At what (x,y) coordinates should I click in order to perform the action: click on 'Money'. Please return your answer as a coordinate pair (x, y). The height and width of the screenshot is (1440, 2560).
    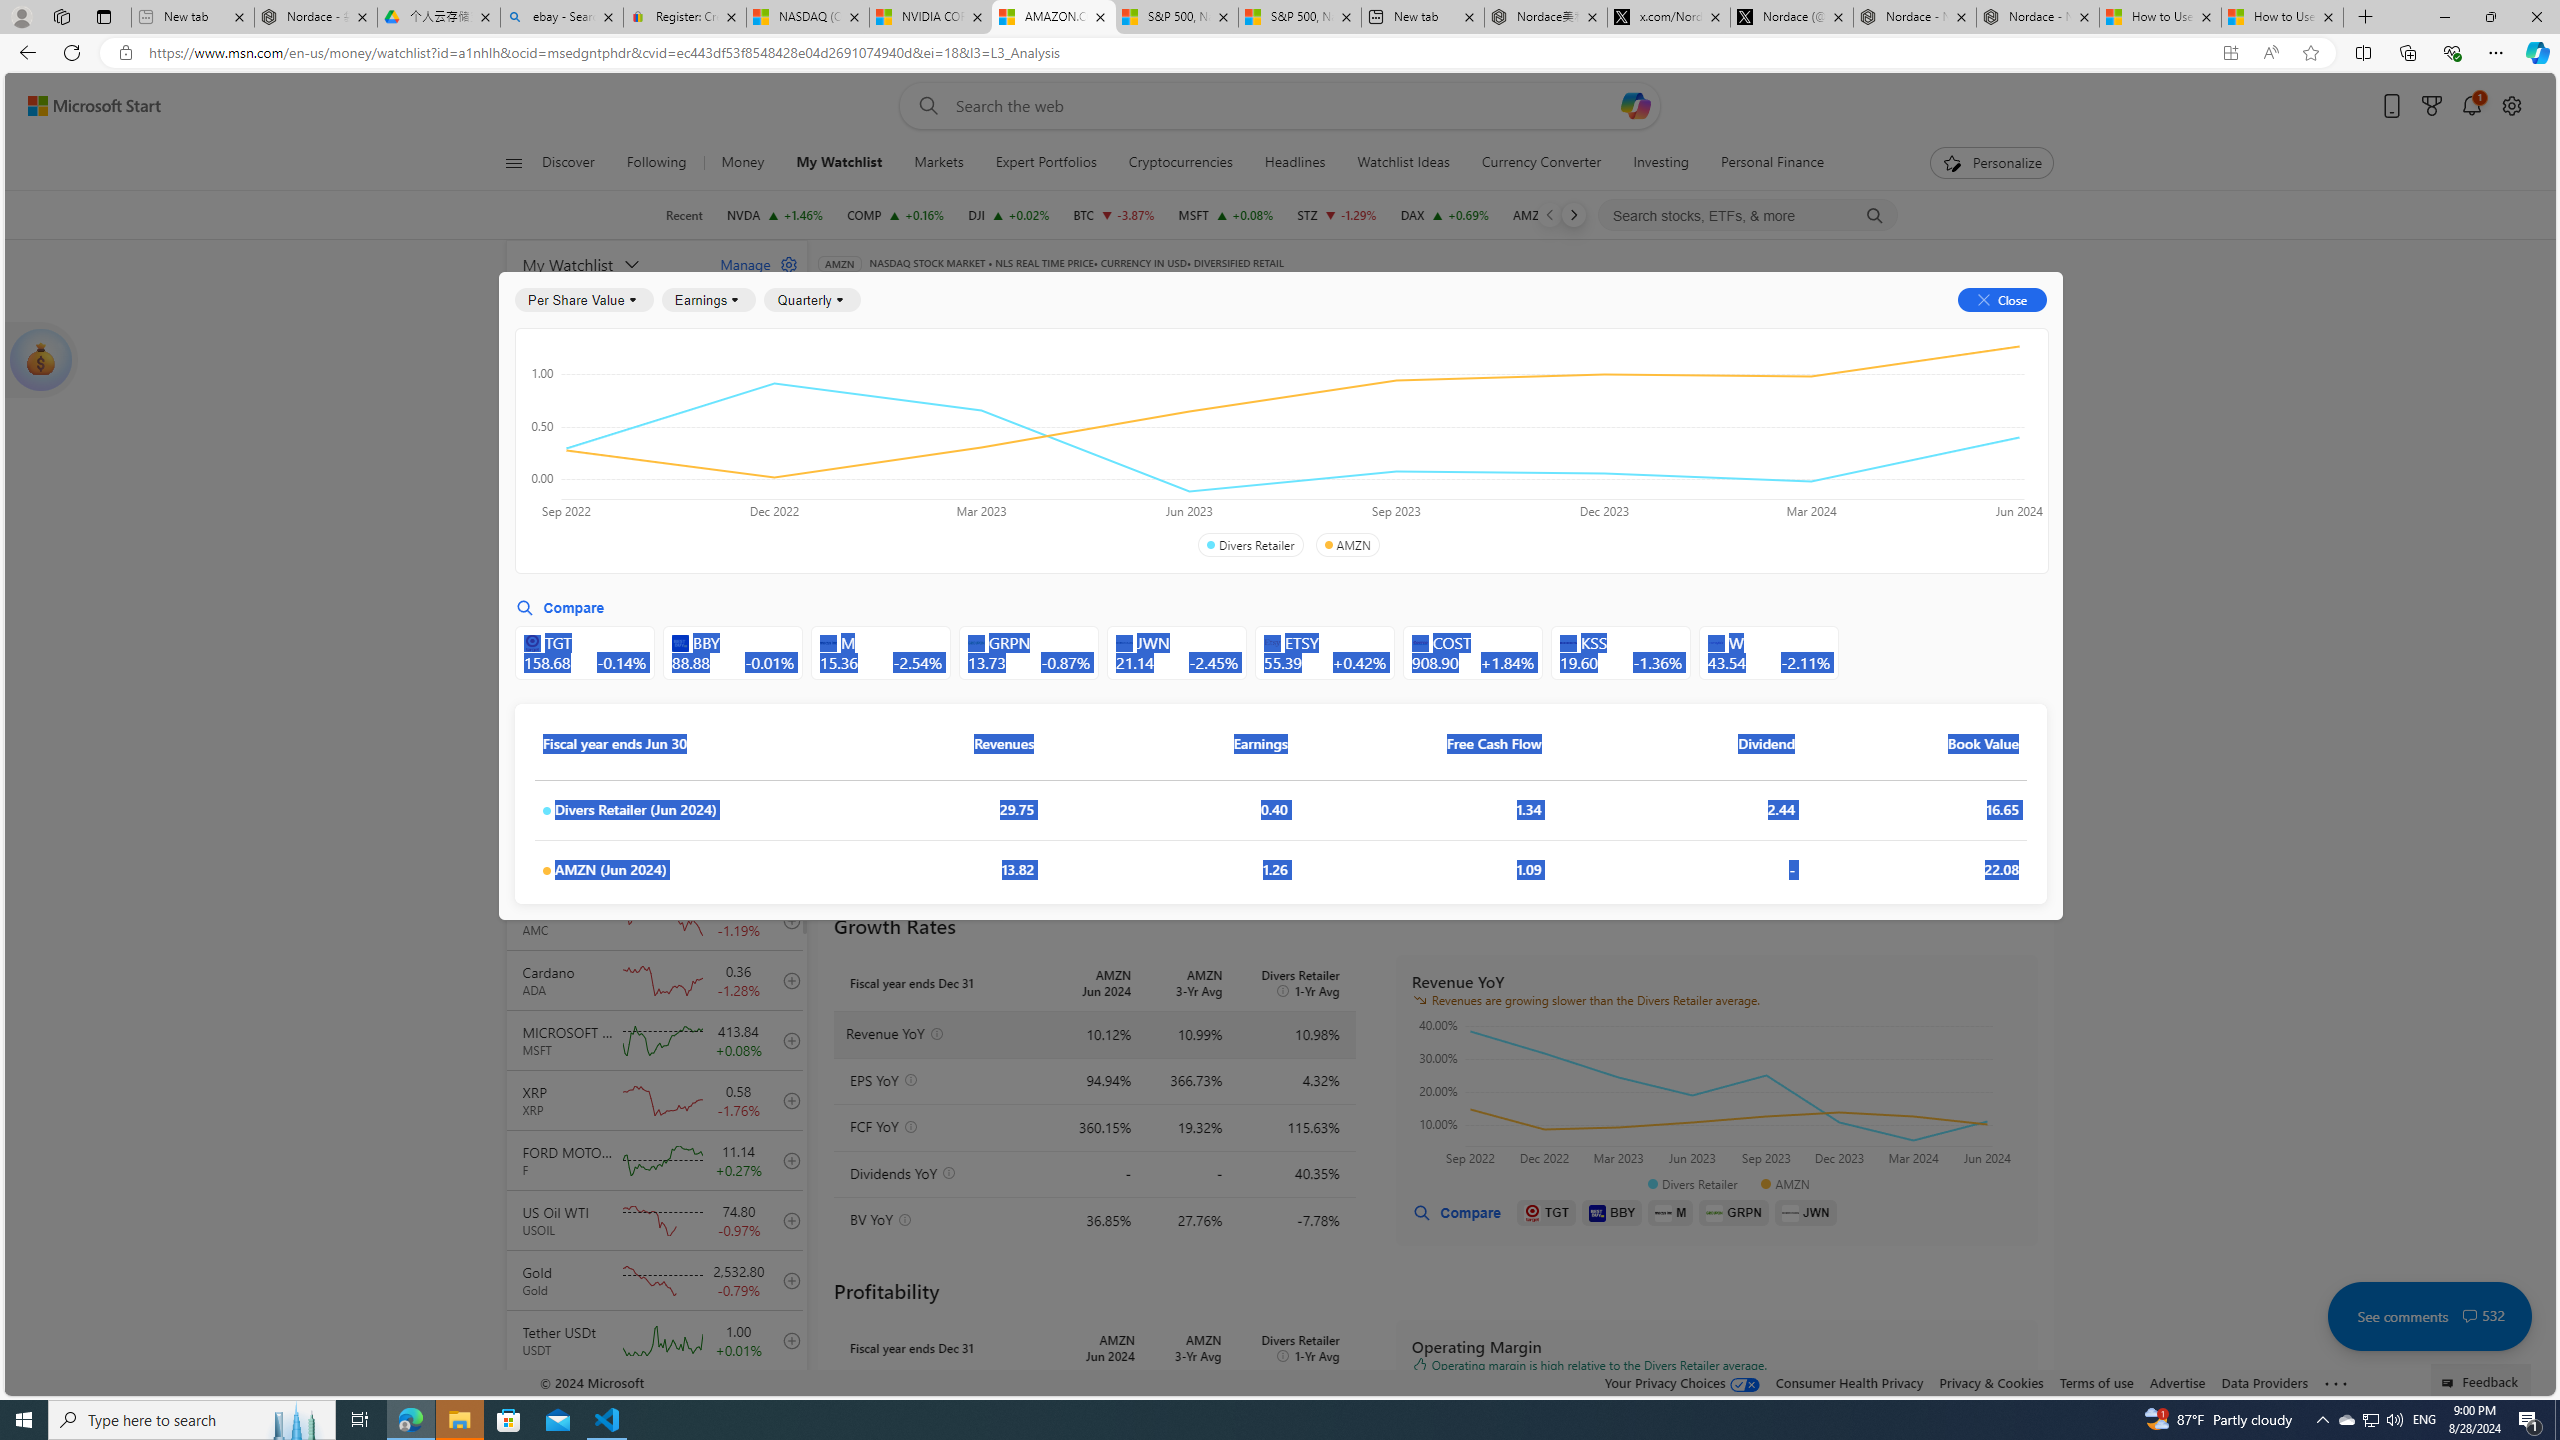
    Looking at the image, I should click on (741, 162).